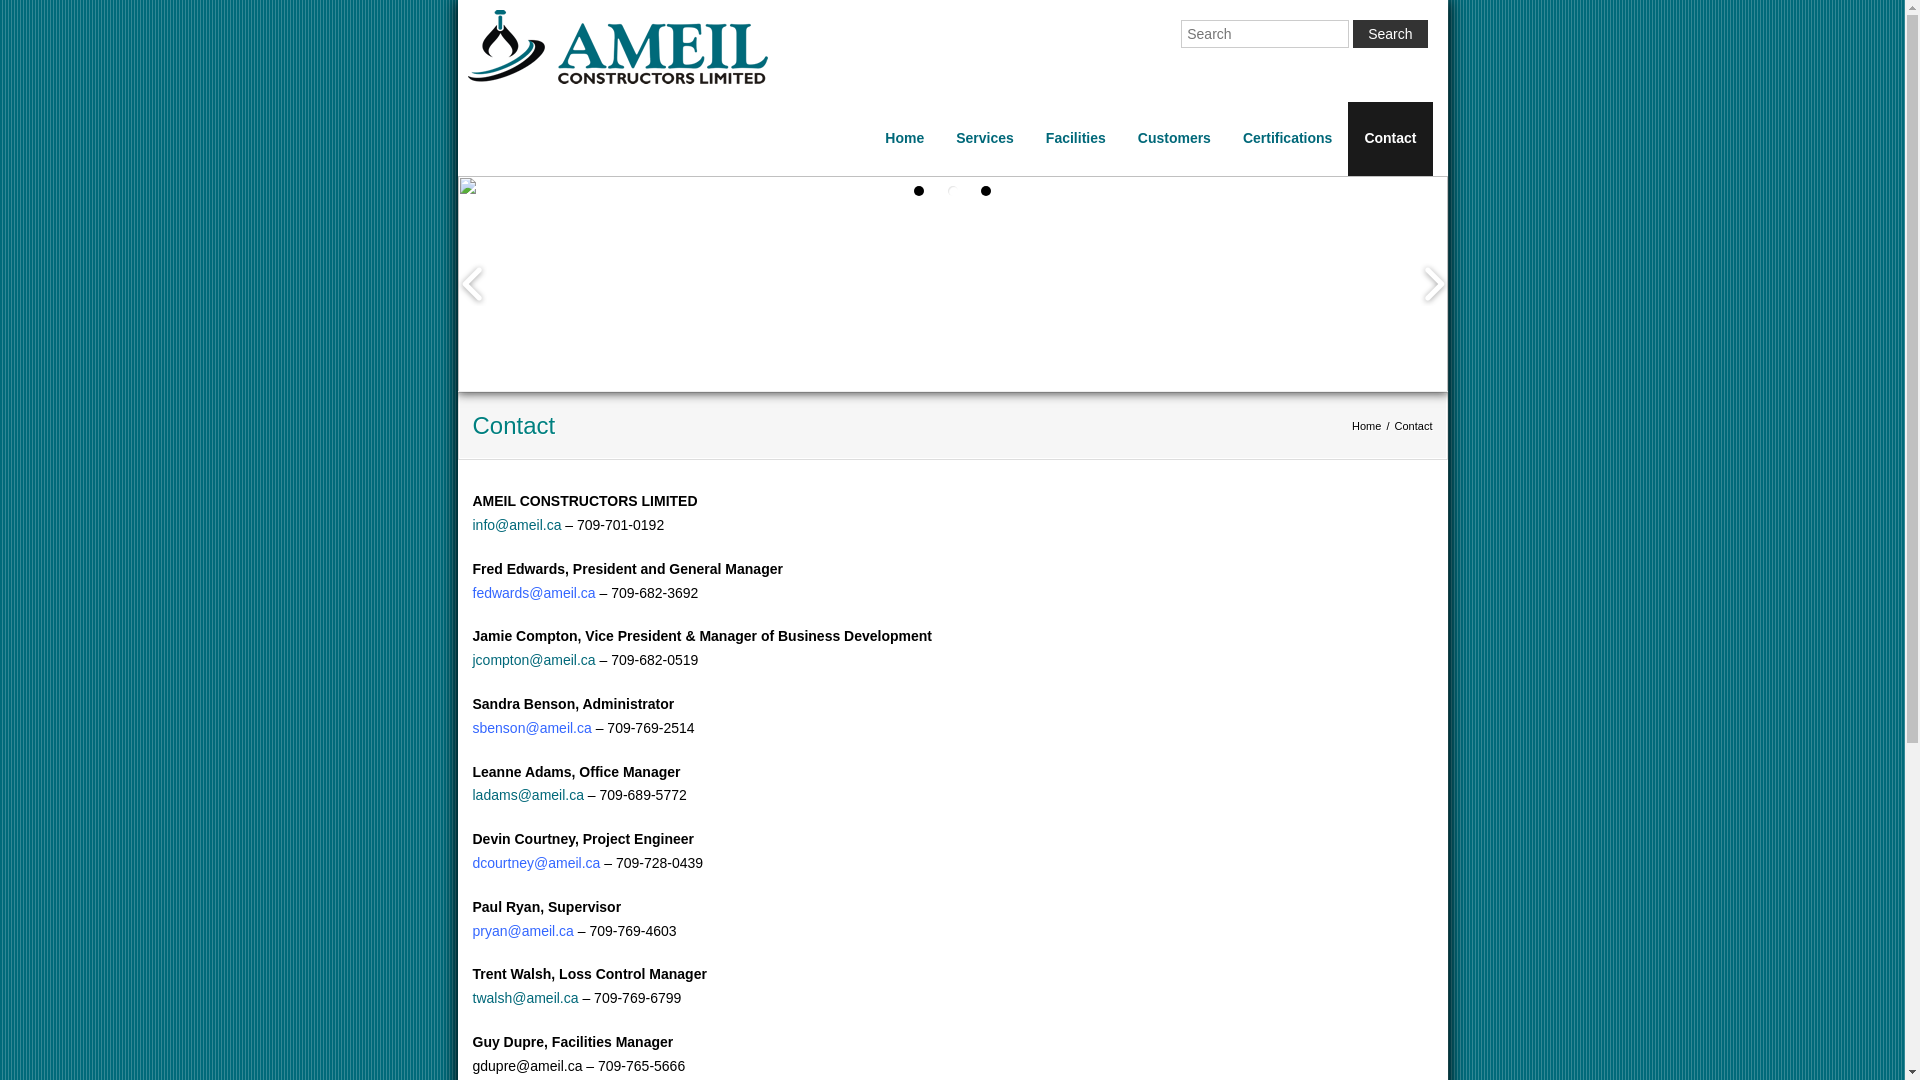 This screenshot has height=1080, width=1920. Describe the element at coordinates (541, 930) in the screenshot. I see `'@ameil.ca'` at that location.